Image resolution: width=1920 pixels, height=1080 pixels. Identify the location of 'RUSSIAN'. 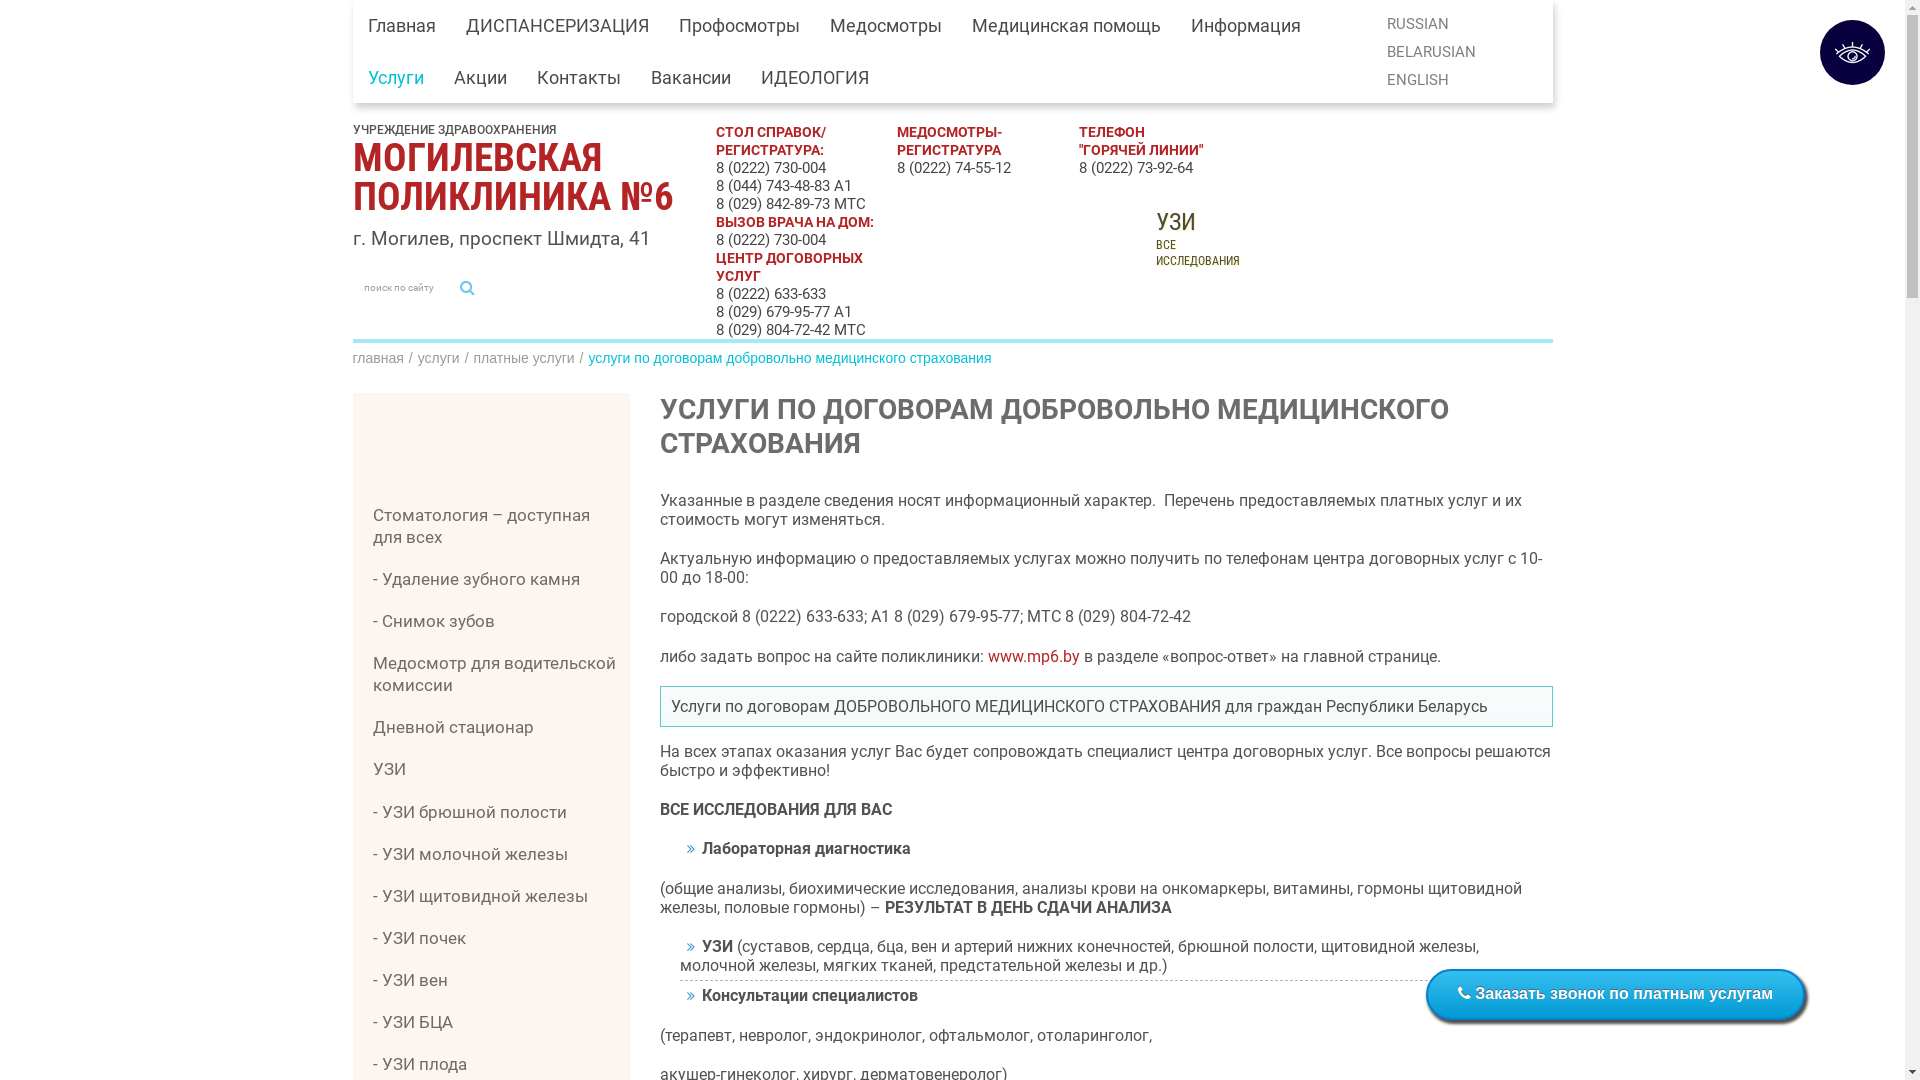
(1416, 23).